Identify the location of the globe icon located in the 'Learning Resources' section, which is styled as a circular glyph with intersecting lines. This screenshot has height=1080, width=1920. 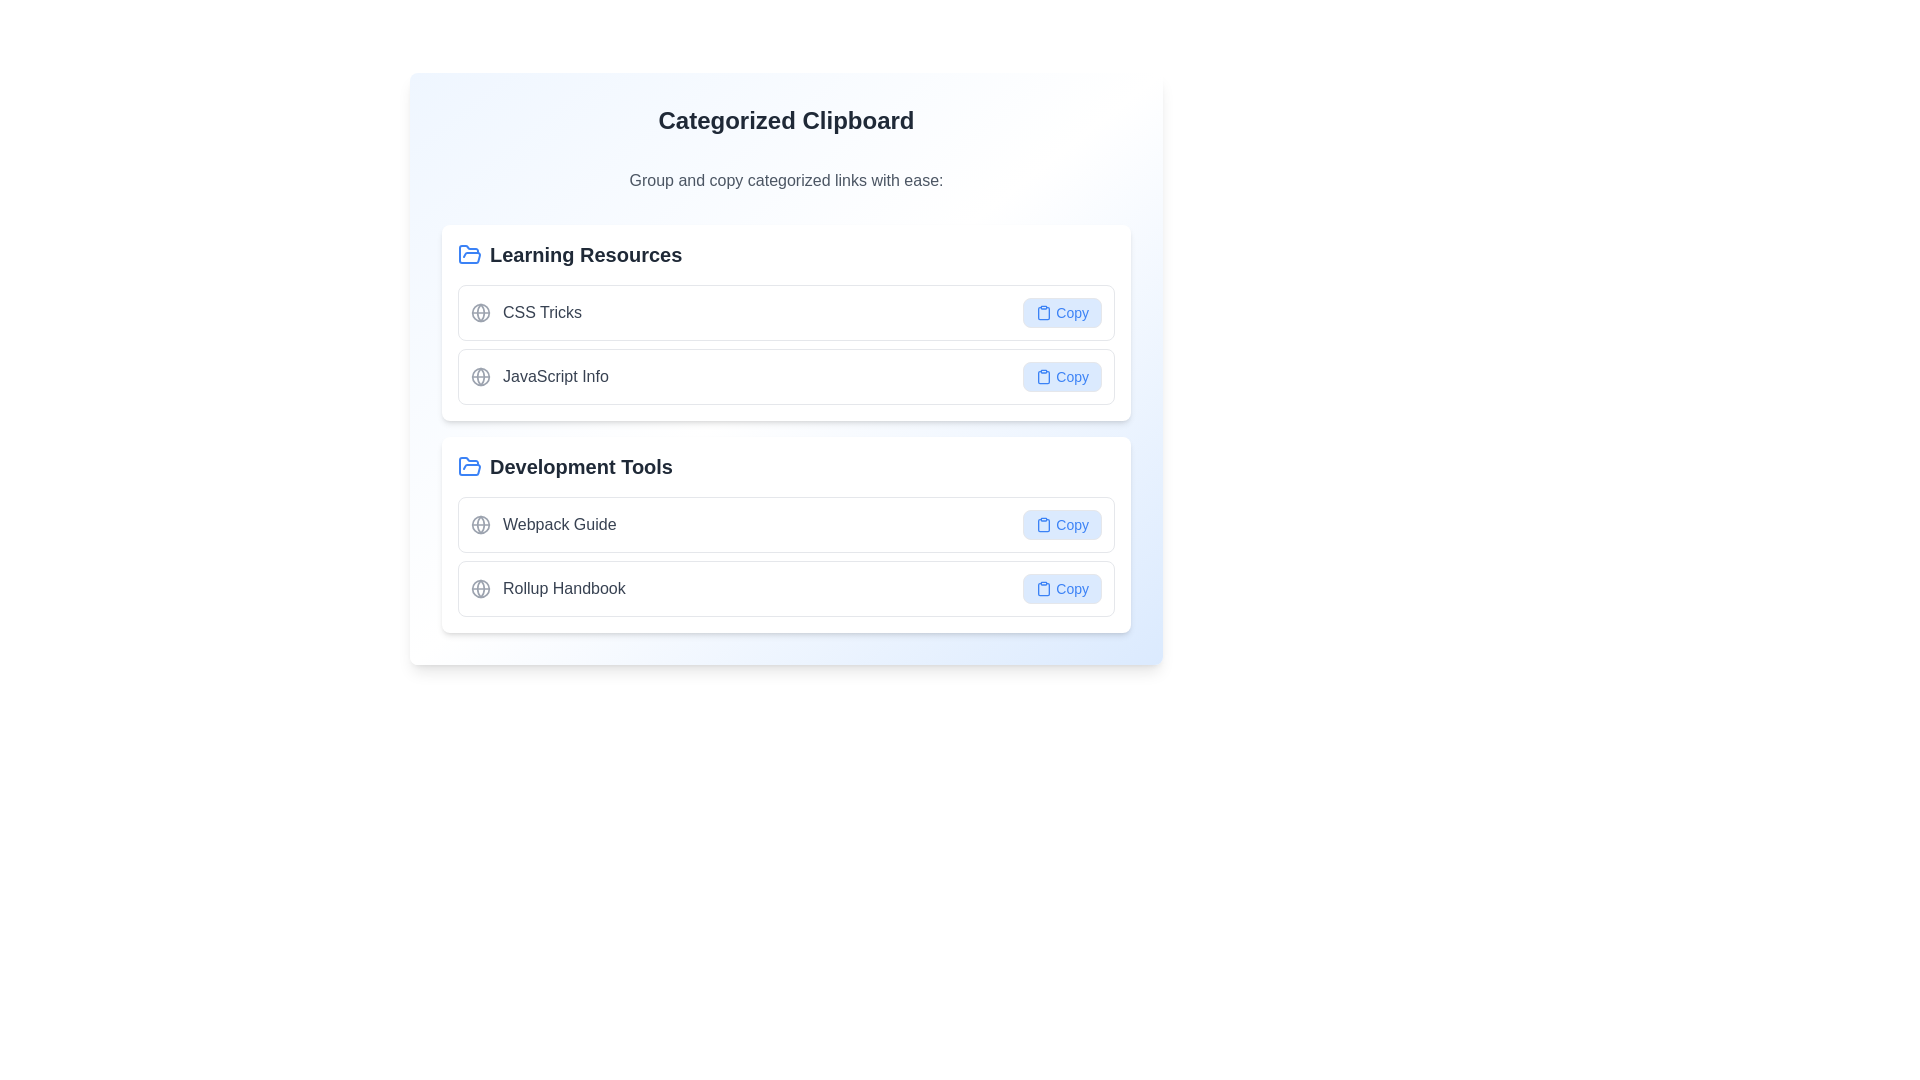
(480, 312).